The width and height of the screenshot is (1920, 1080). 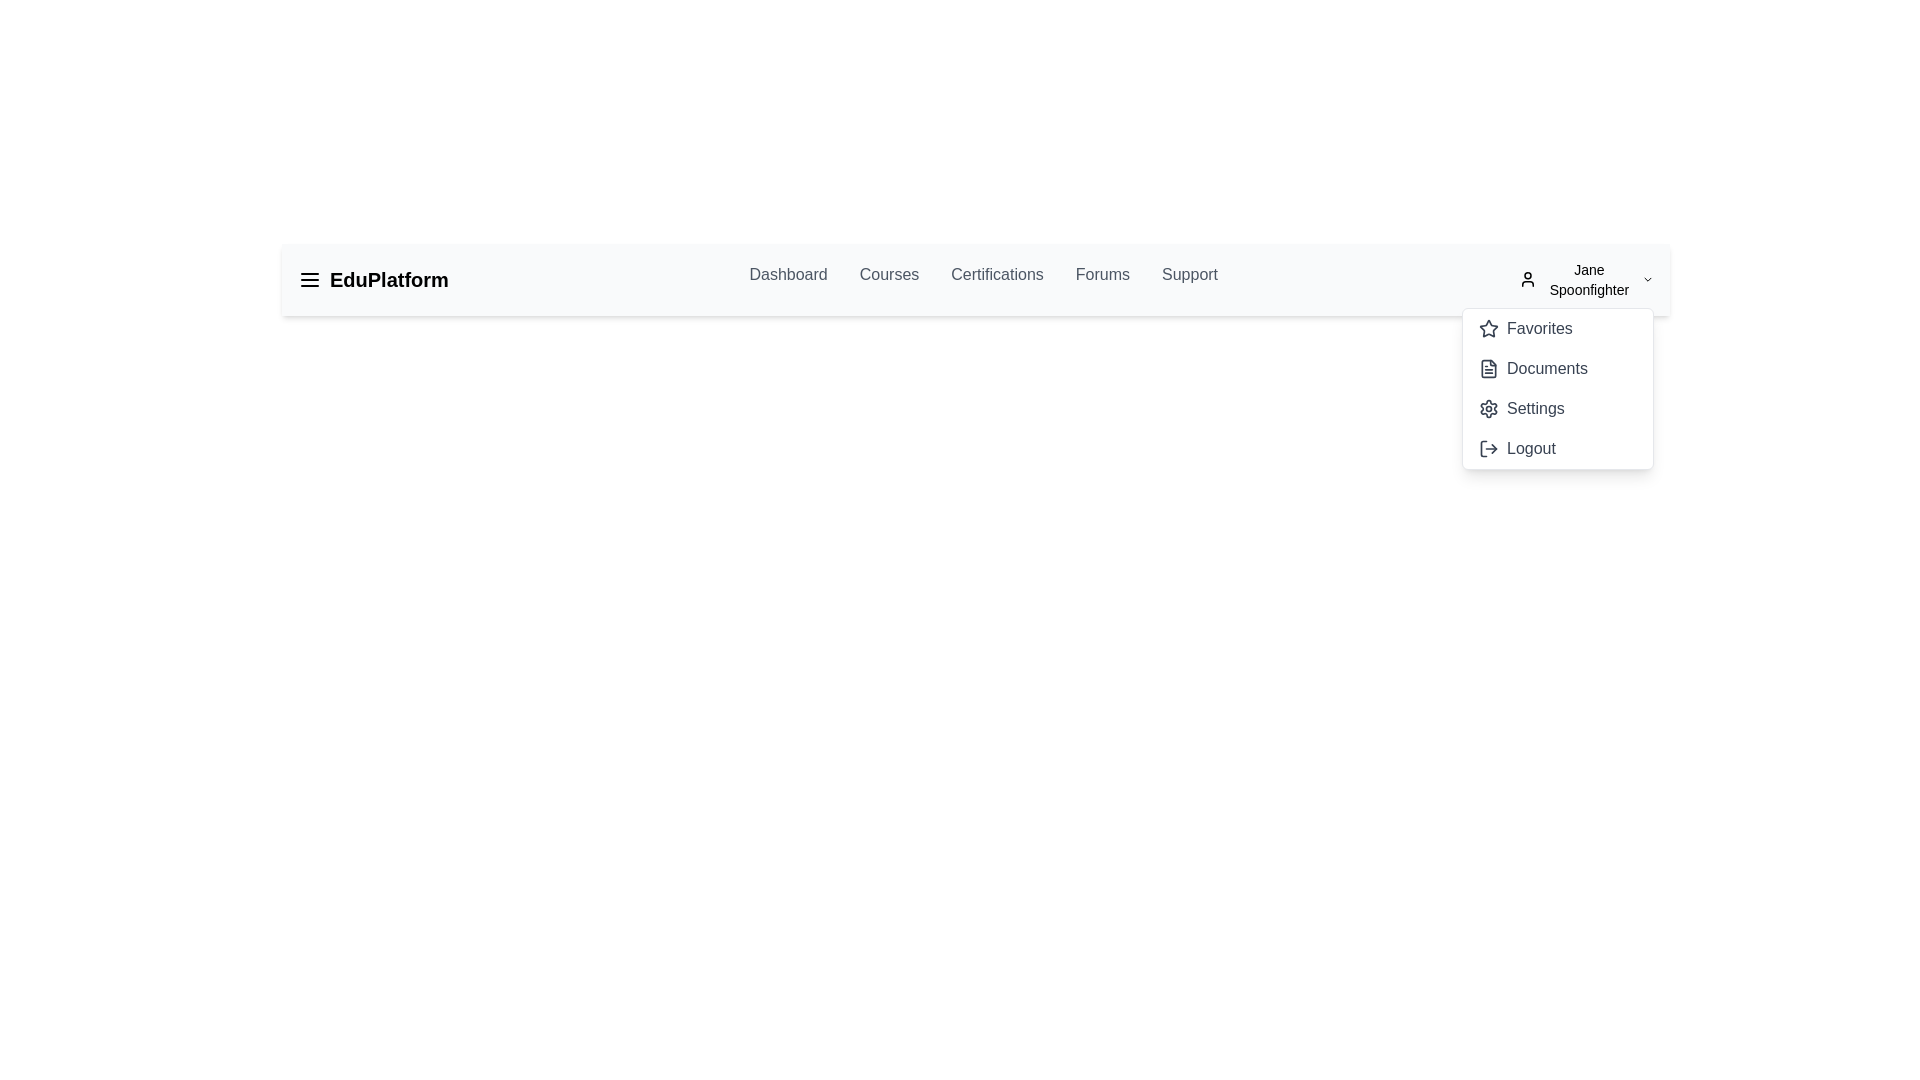 What do you see at coordinates (1647, 280) in the screenshot?
I see `the downward-pointing chevron icon located at the rightmost part of the user information area displaying the name 'Jane Spoonfighter'` at bounding box center [1647, 280].